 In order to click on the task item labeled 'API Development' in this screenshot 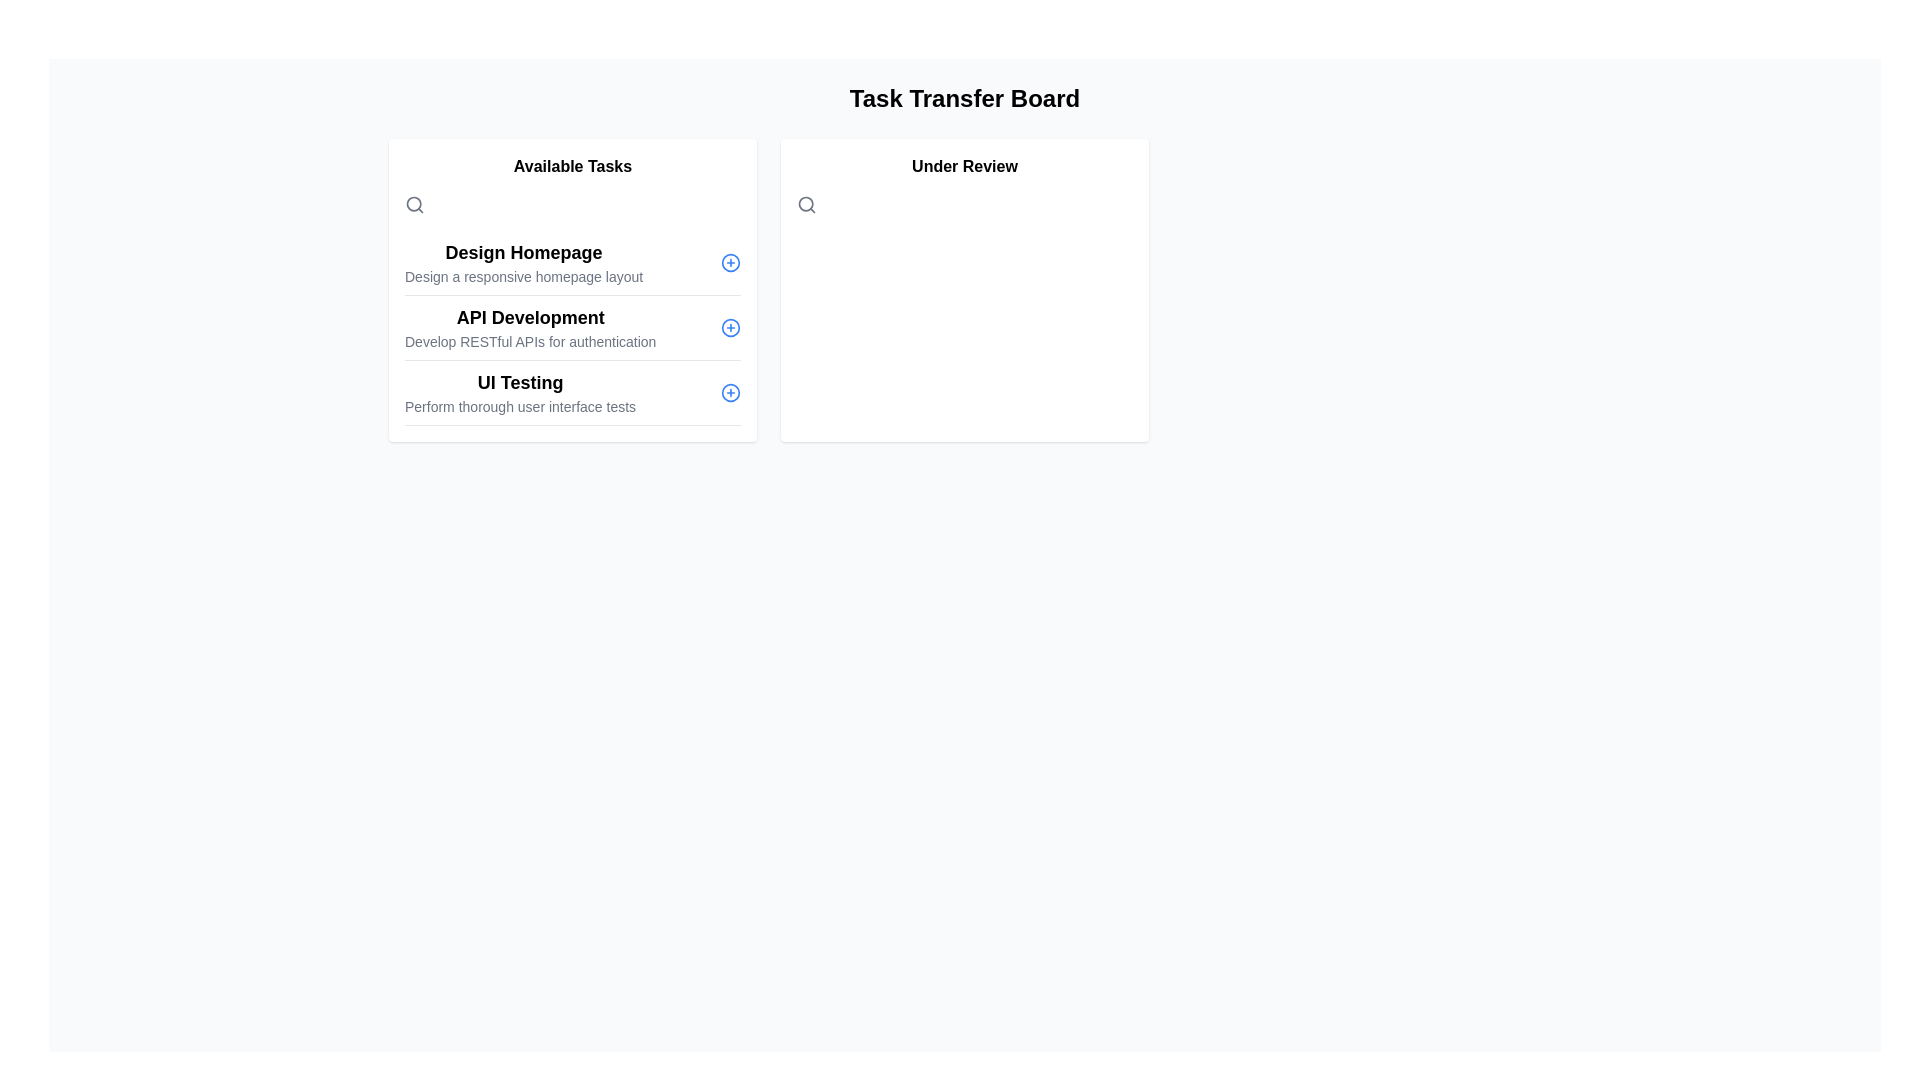, I will do `click(571, 327)`.